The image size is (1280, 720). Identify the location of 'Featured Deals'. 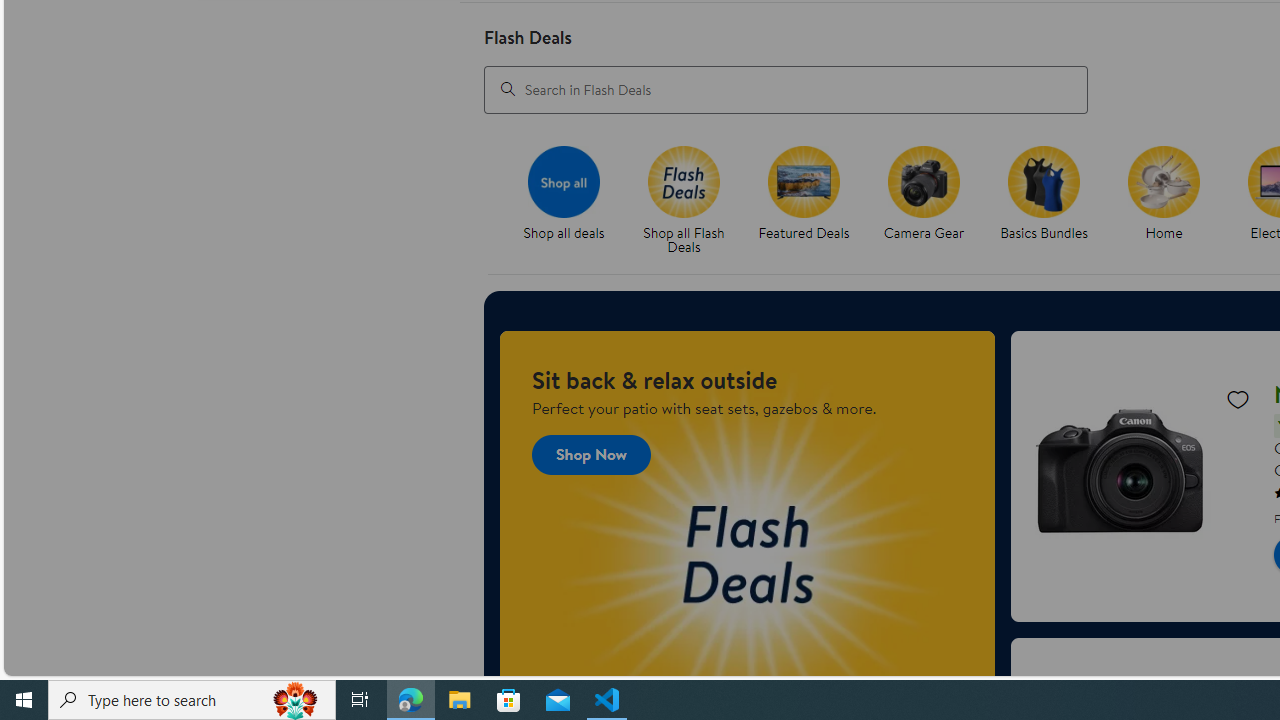
(812, 201).